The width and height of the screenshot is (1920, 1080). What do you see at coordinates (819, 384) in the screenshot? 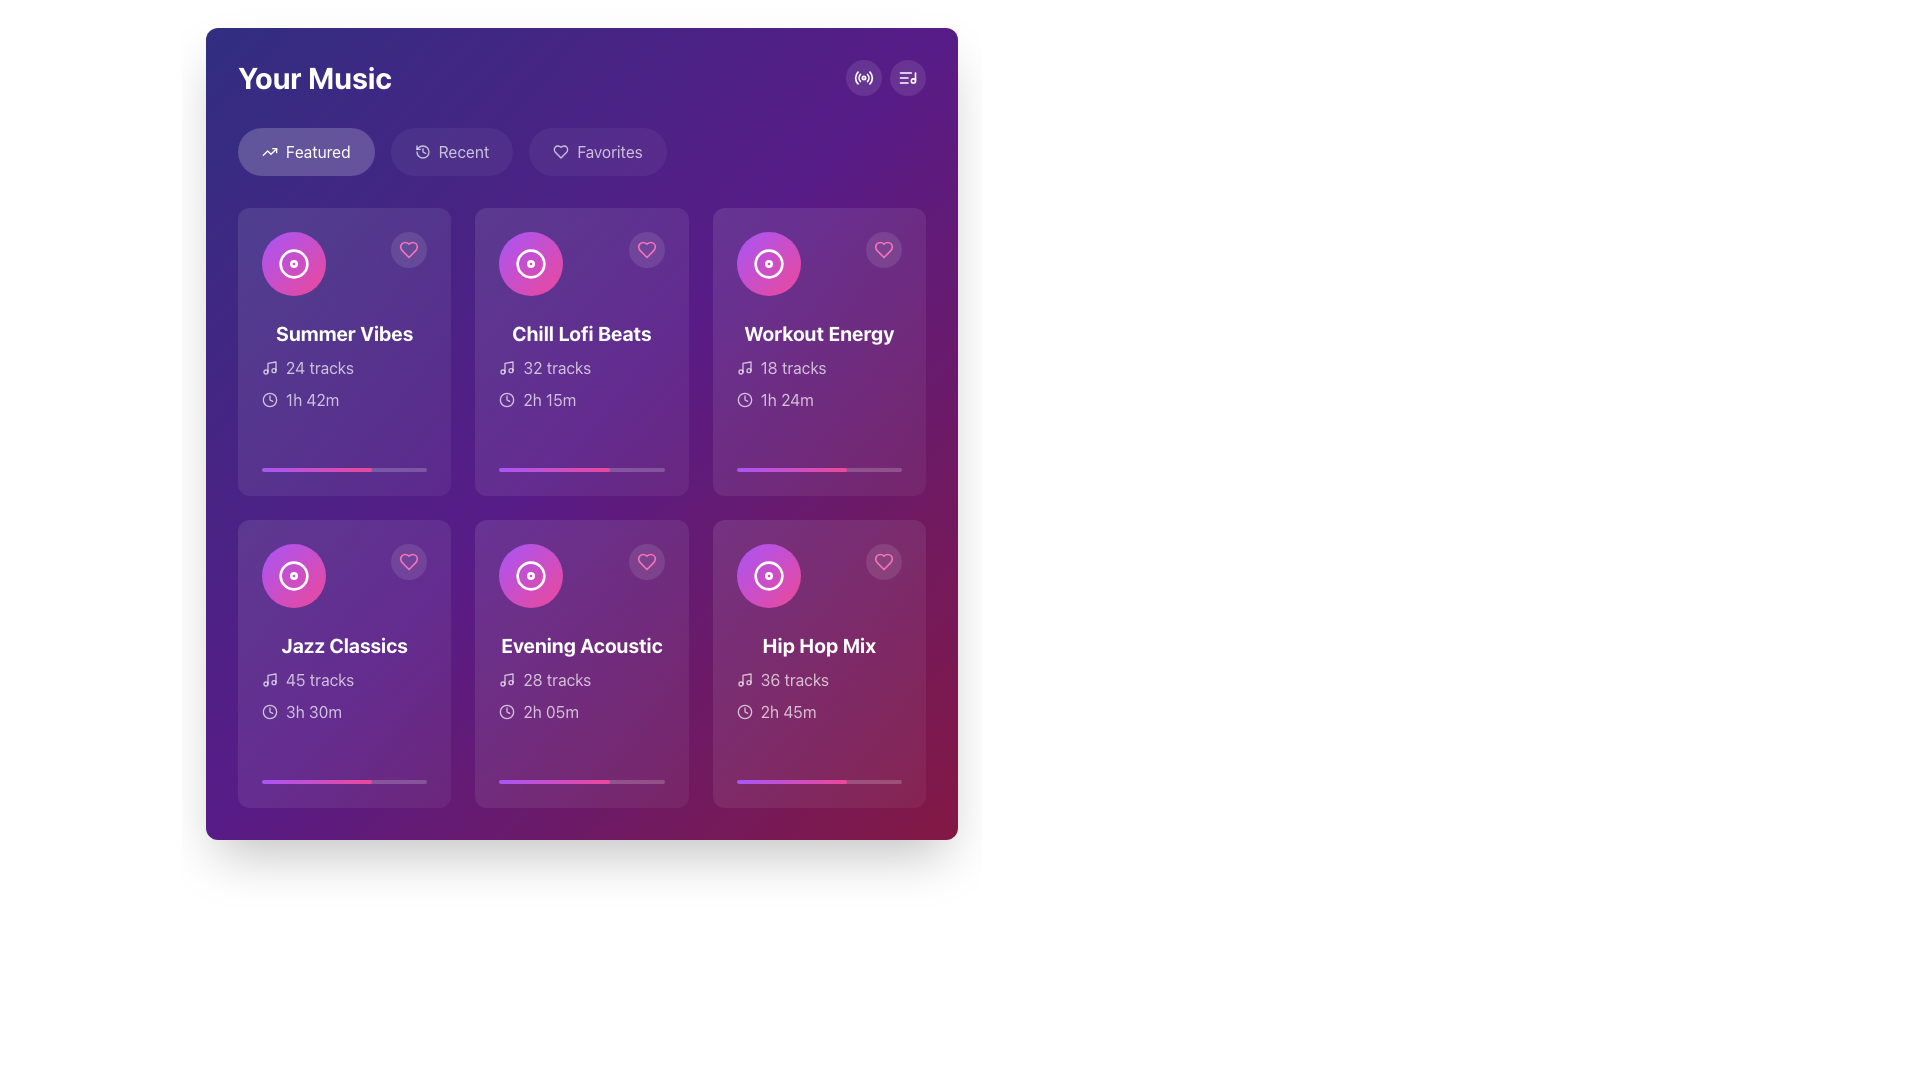
I see `the text block displaying the playlist metadata, which shows '18 tracks' and '1h 24m' duration, located in the lower section of the 'Workout Energy' card` at bounding box center [819, 384].